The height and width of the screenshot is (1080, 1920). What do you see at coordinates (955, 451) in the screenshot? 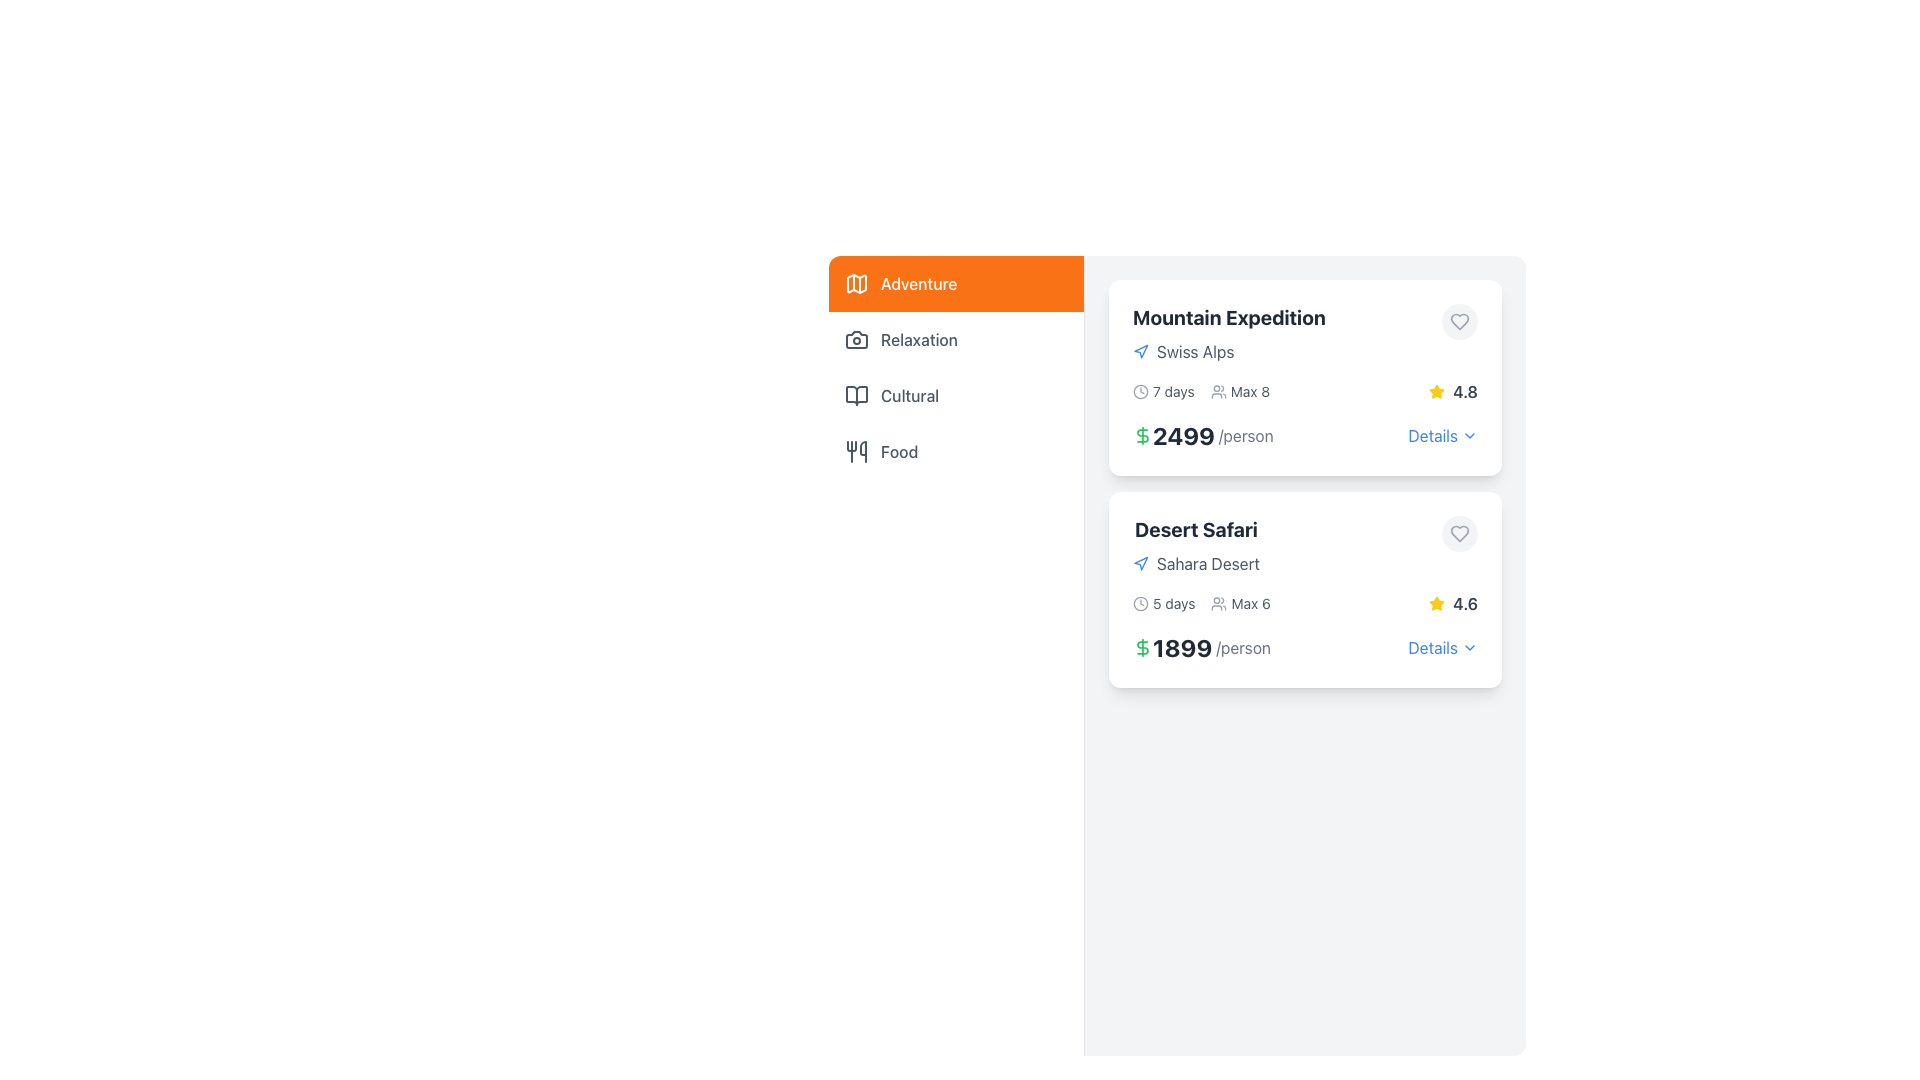
I see `the interactive 'Food' button located in the vertical list of options on the left panel, which is positioned under the 'Cultural' button and is the fourth button in the group` at bounding box center [955, 451].